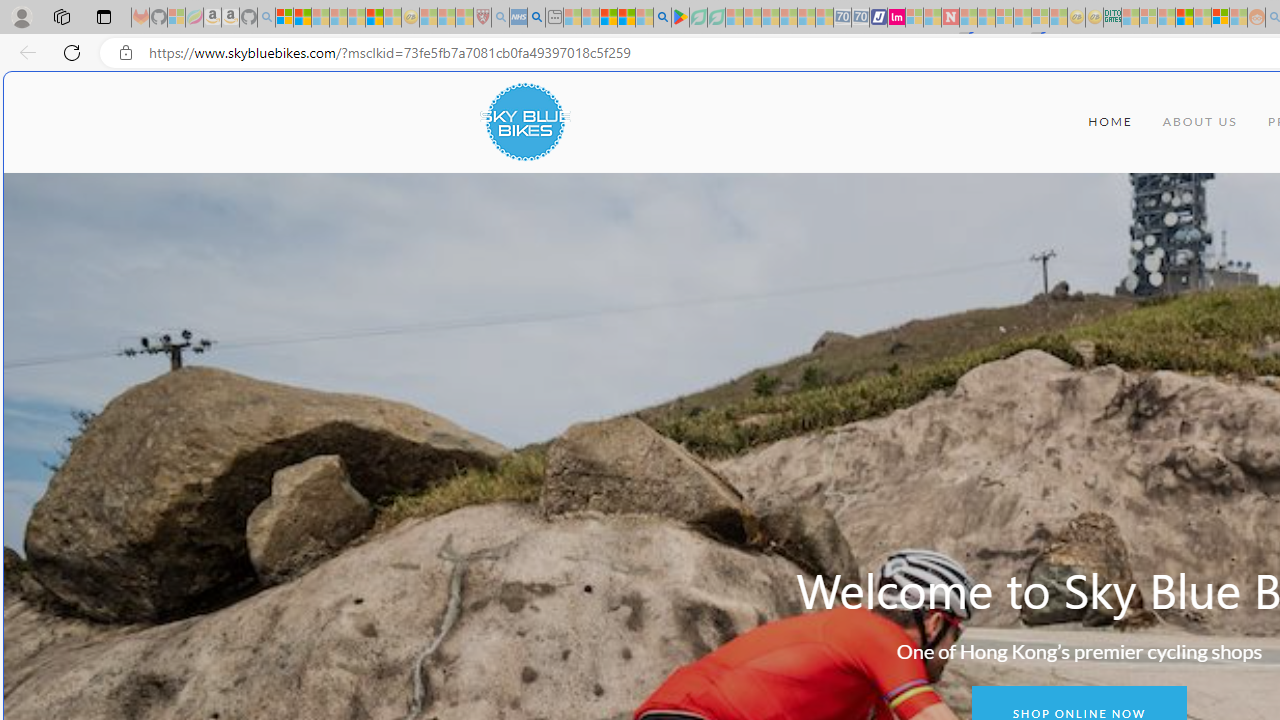  I want to click on 'Pets - MSN', so click(625, 17).